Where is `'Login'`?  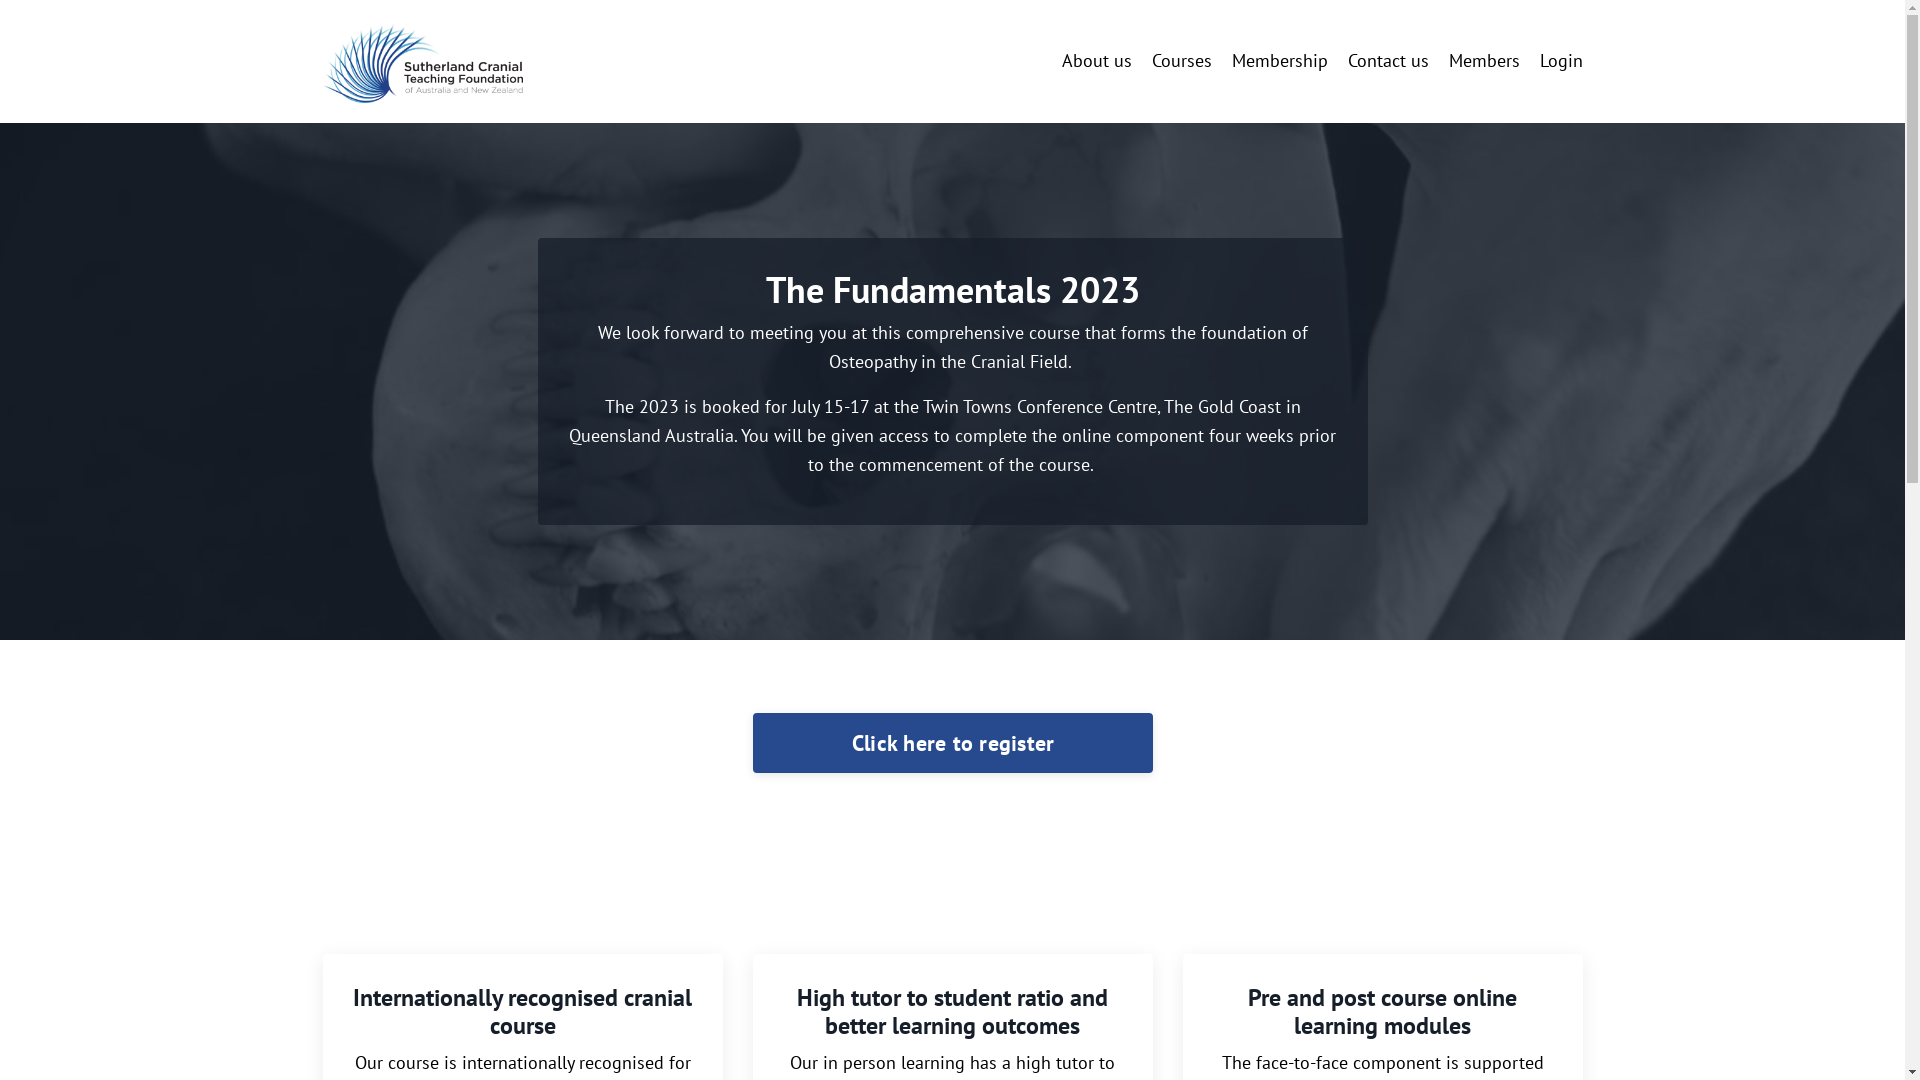 'Login' is located at coordinates (1560, 59).